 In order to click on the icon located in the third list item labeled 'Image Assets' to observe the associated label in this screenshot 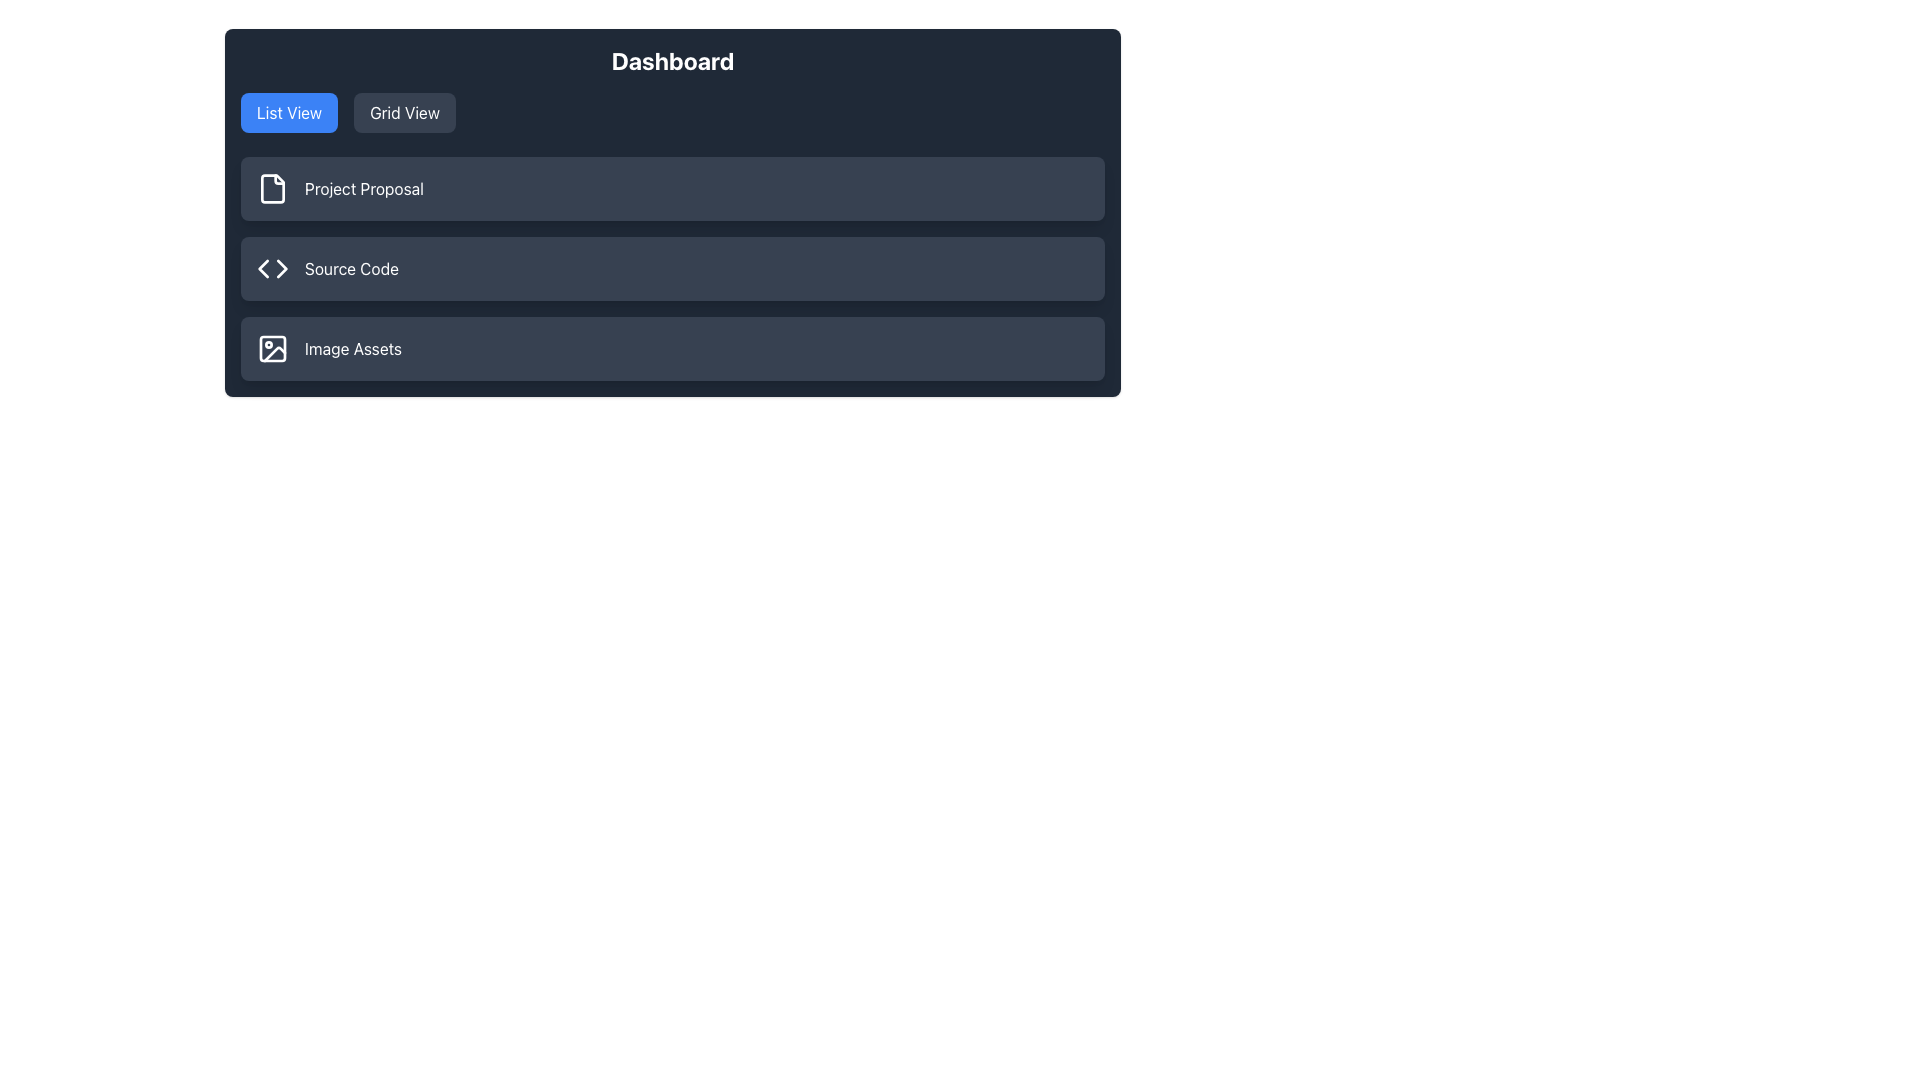, I will do `click(272, 347)`.